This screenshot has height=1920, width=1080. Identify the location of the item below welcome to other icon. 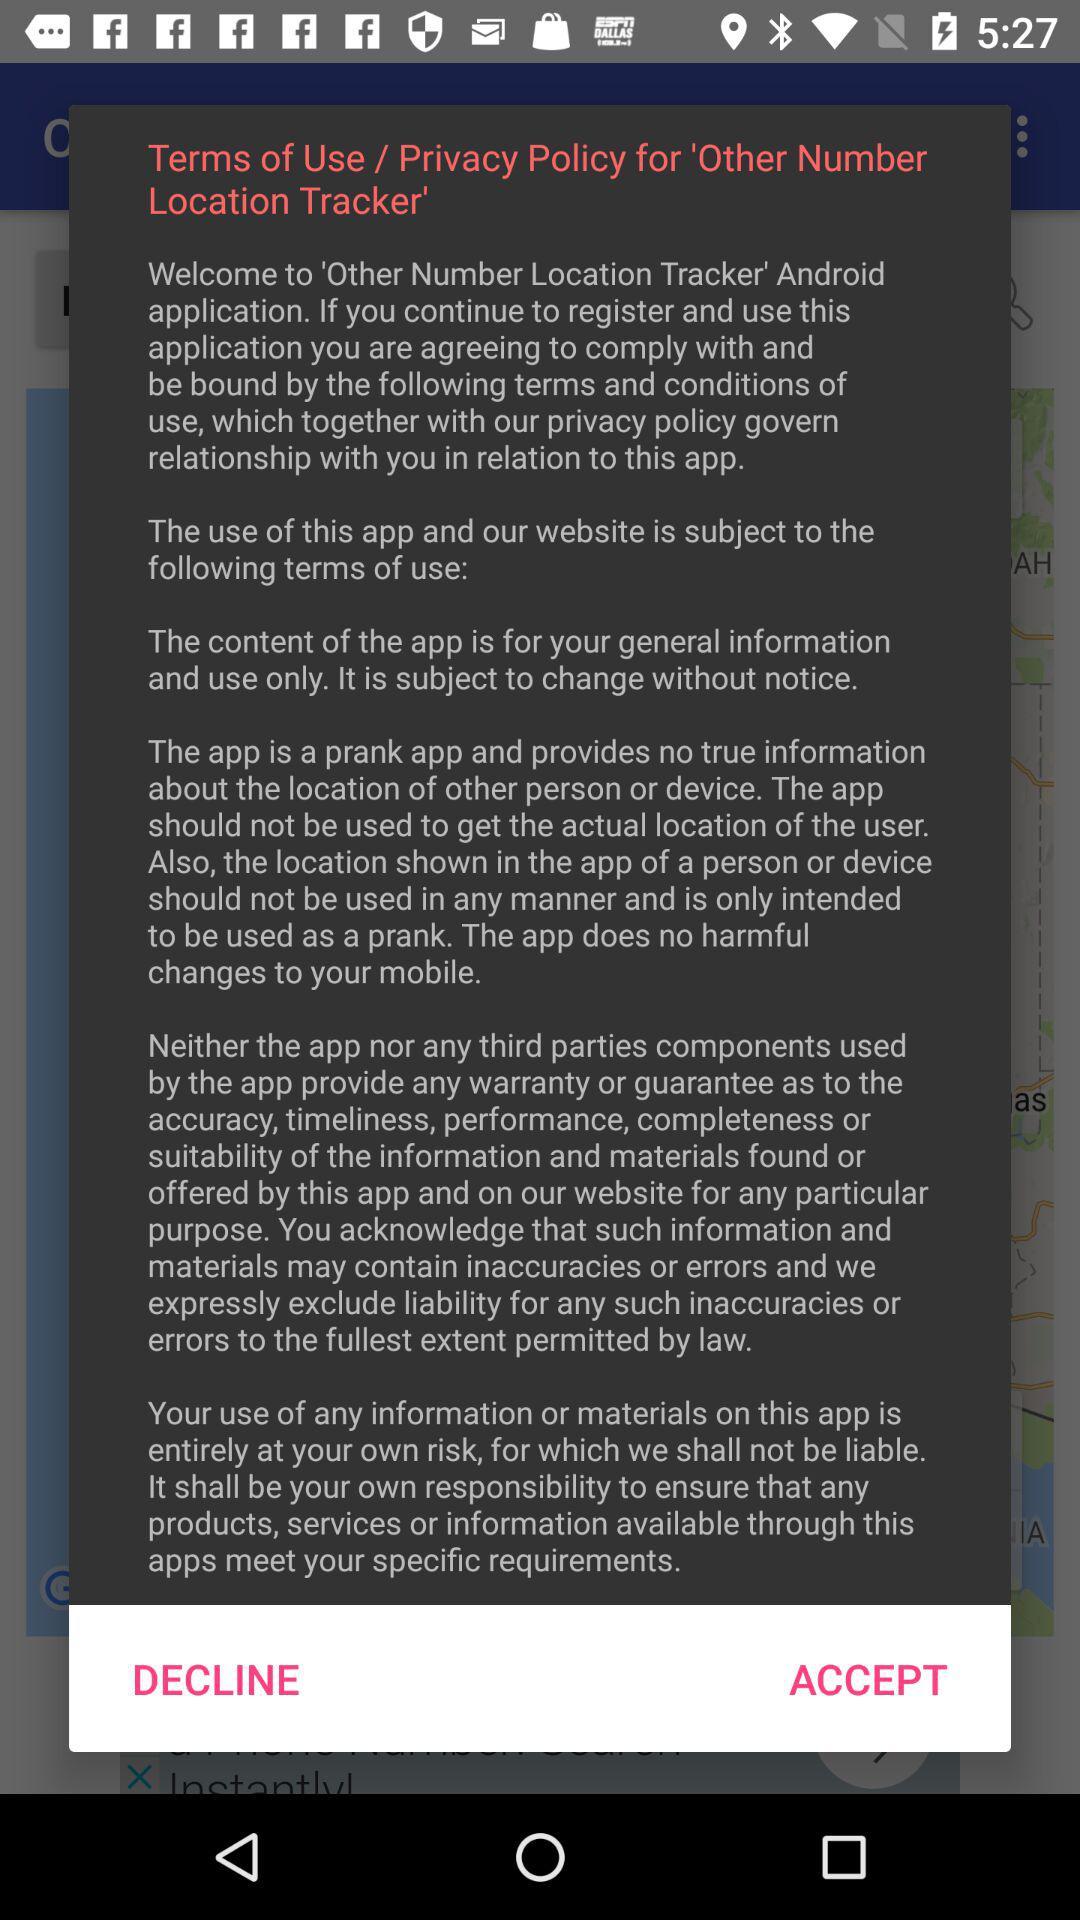
(216, 1678).